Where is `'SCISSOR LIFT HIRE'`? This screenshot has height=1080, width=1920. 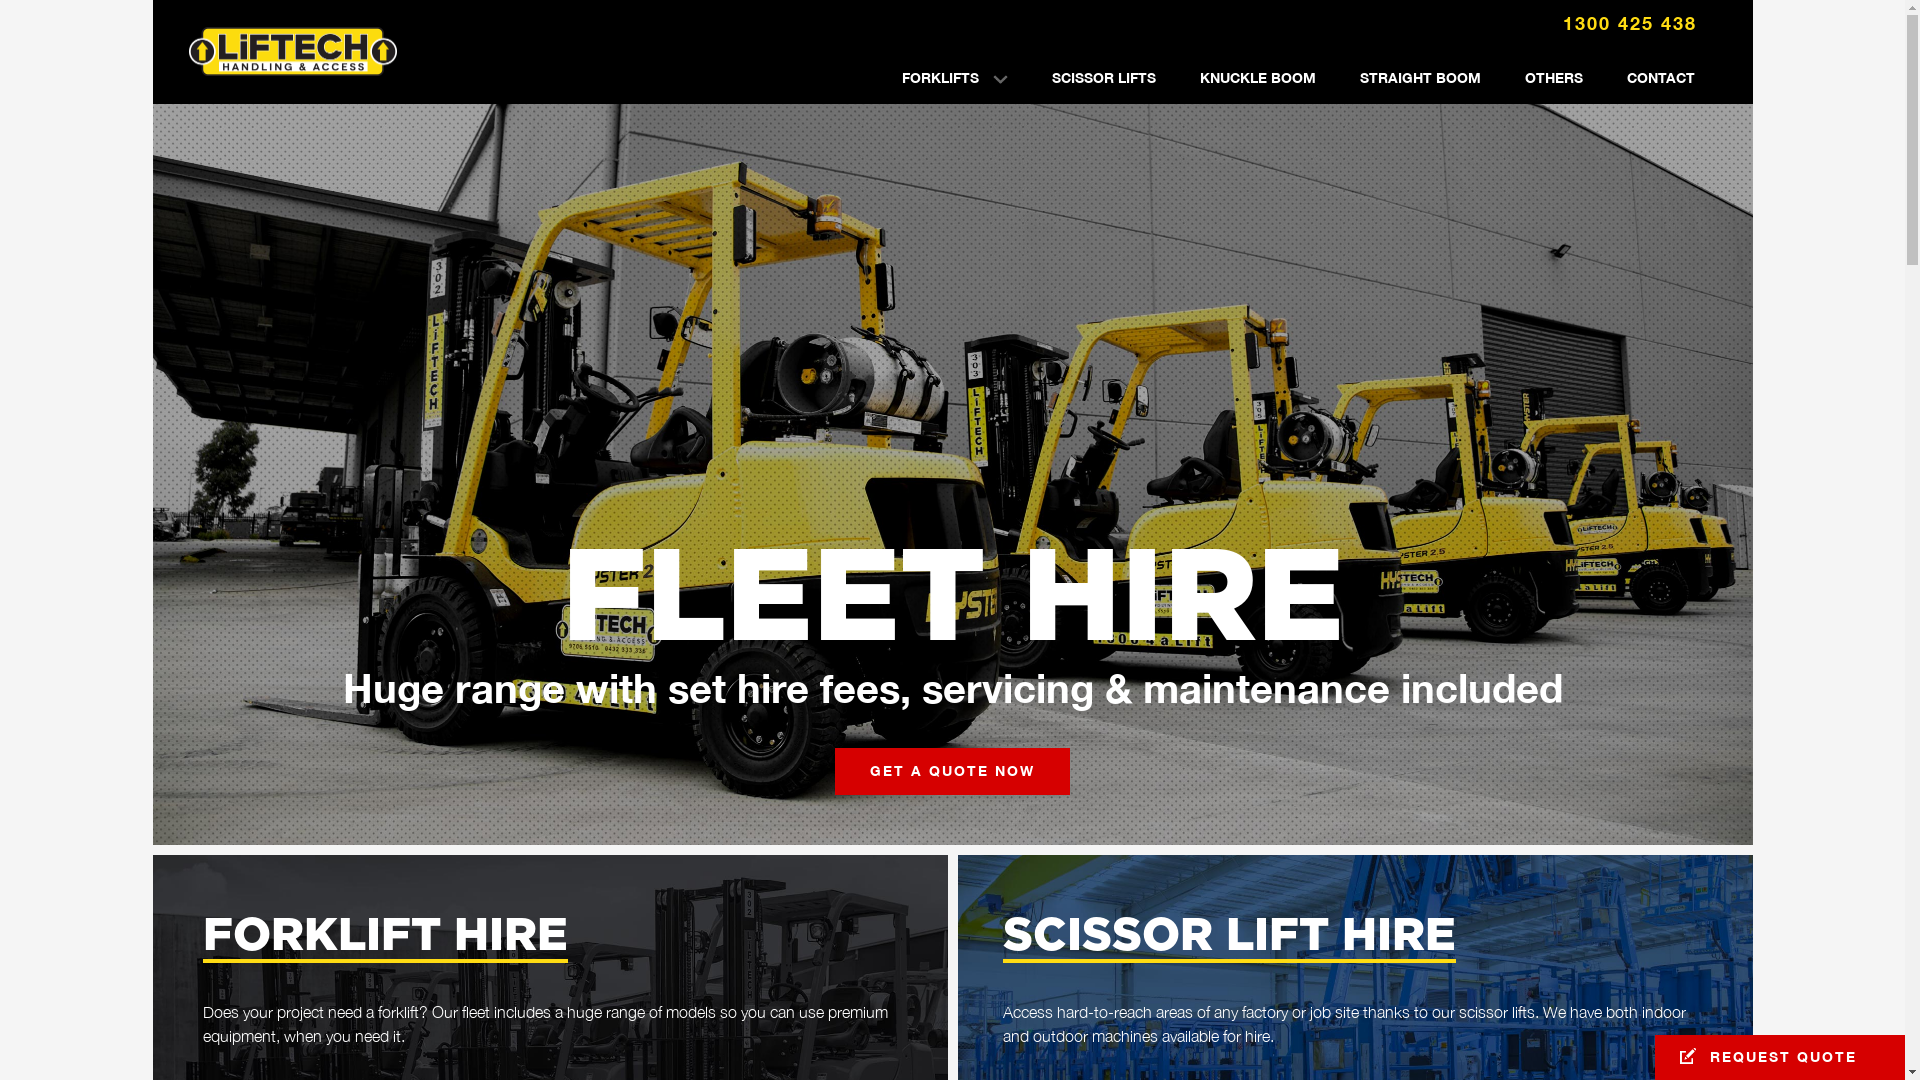 'SCISSOR LIFT HIRE' is located at coordinates (1227, 936).